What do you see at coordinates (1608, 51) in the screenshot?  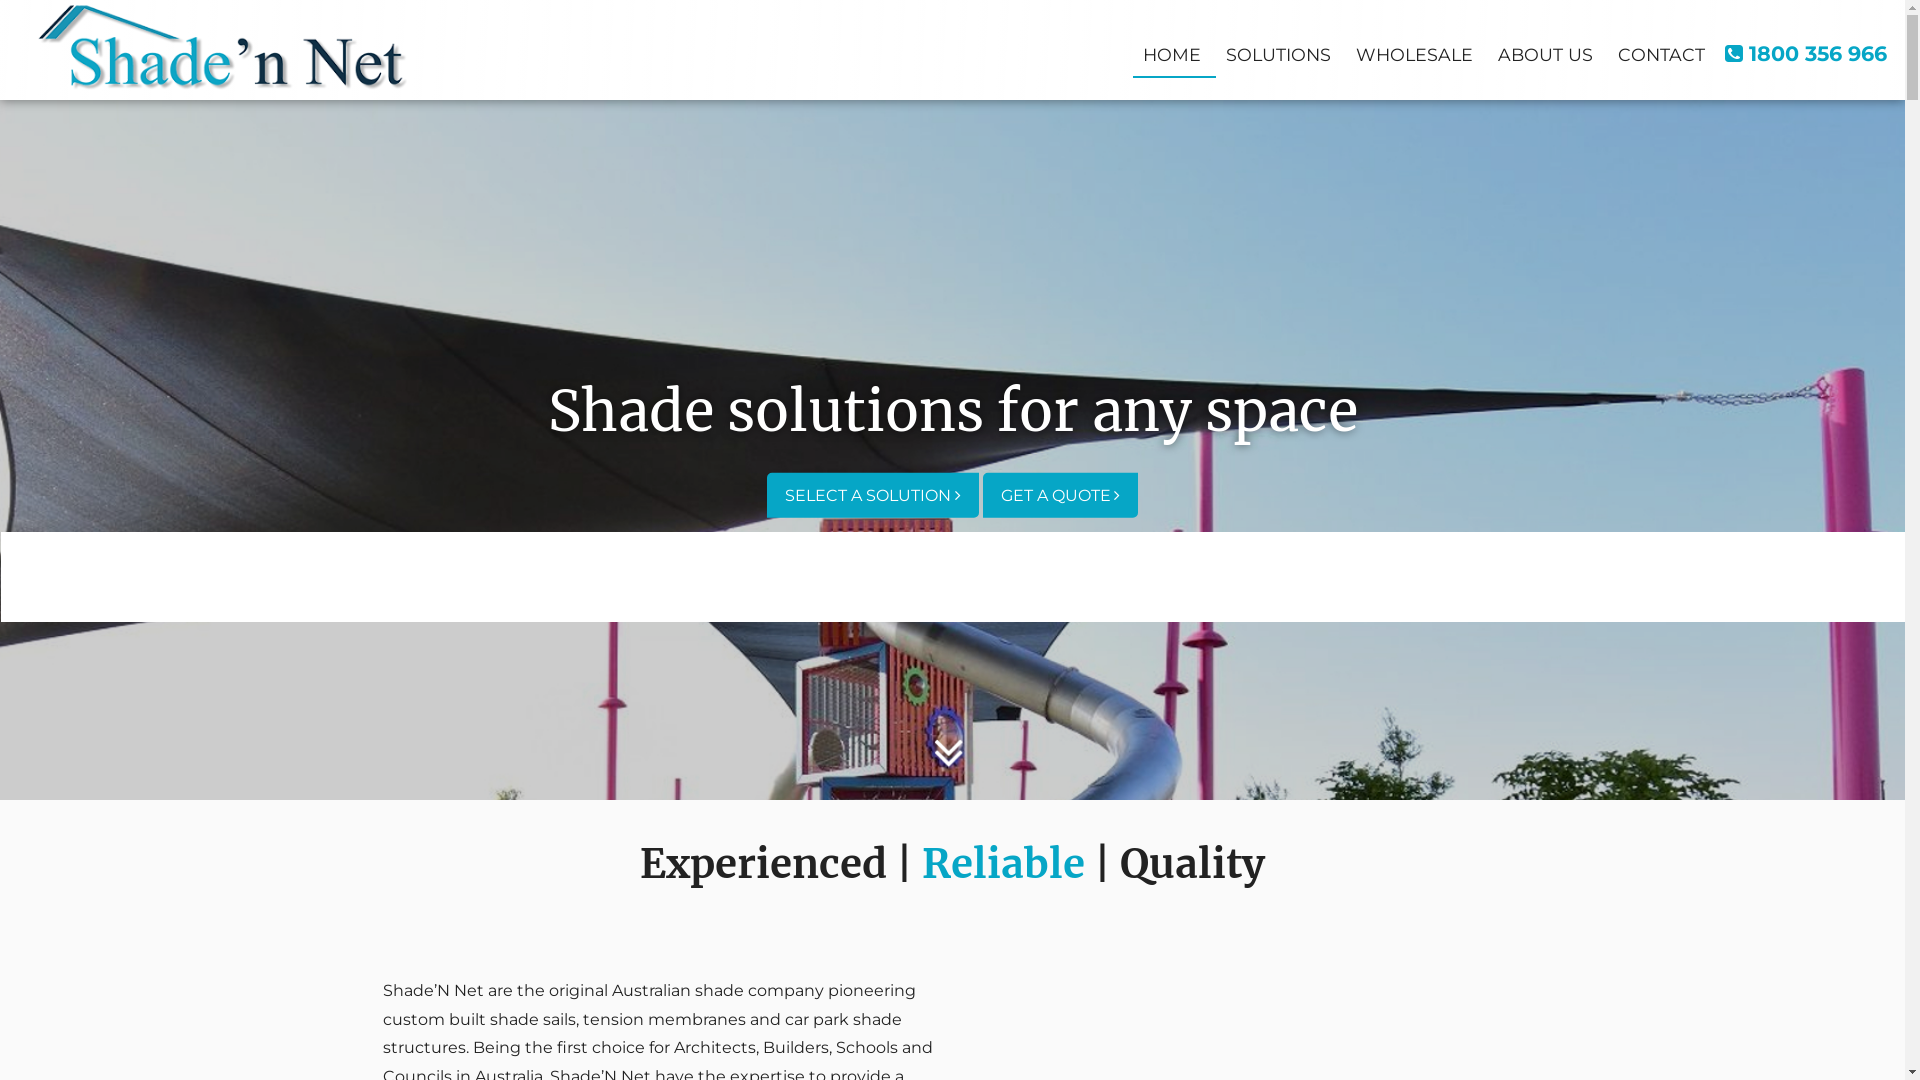 I see `'CONTACT'` at bounding box center [1608, 51].